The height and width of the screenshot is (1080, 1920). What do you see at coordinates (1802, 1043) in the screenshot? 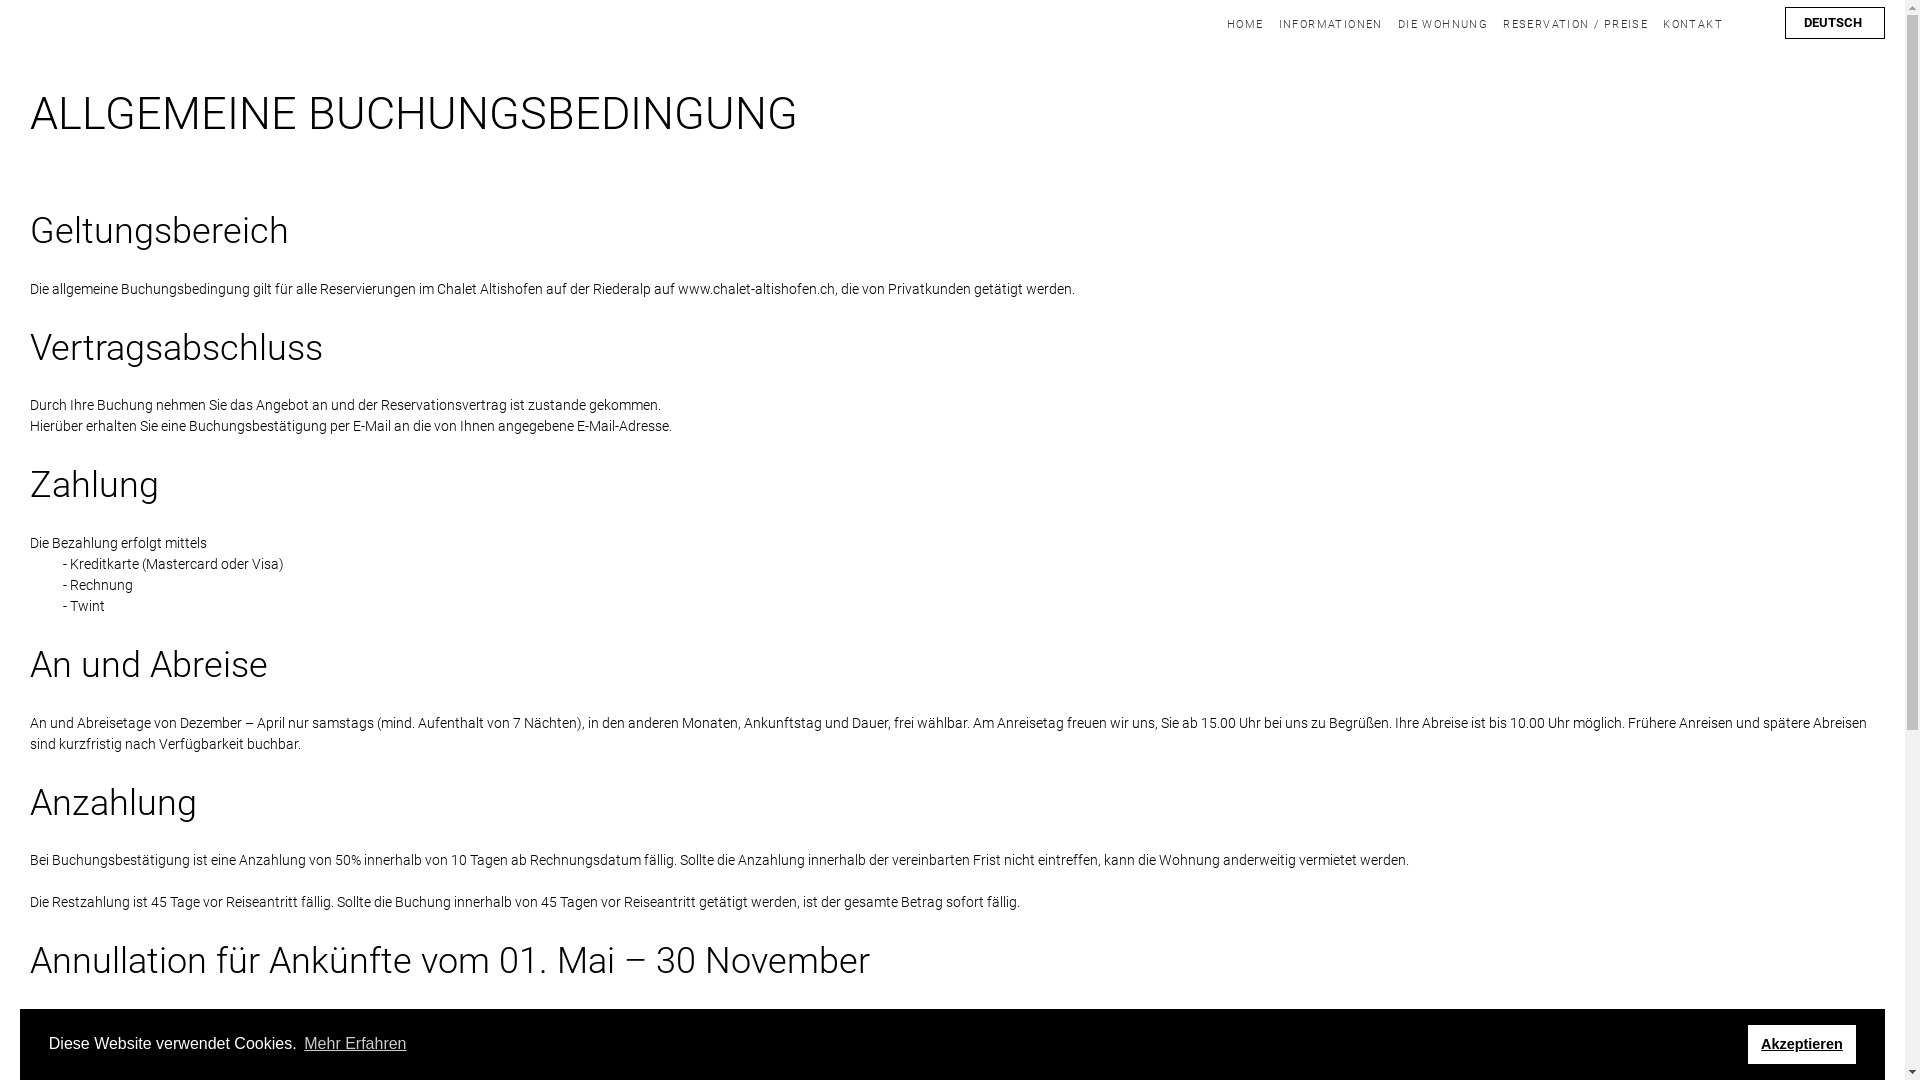
I see `'Akzeptieren'` at bounding box center [1802, 1043].